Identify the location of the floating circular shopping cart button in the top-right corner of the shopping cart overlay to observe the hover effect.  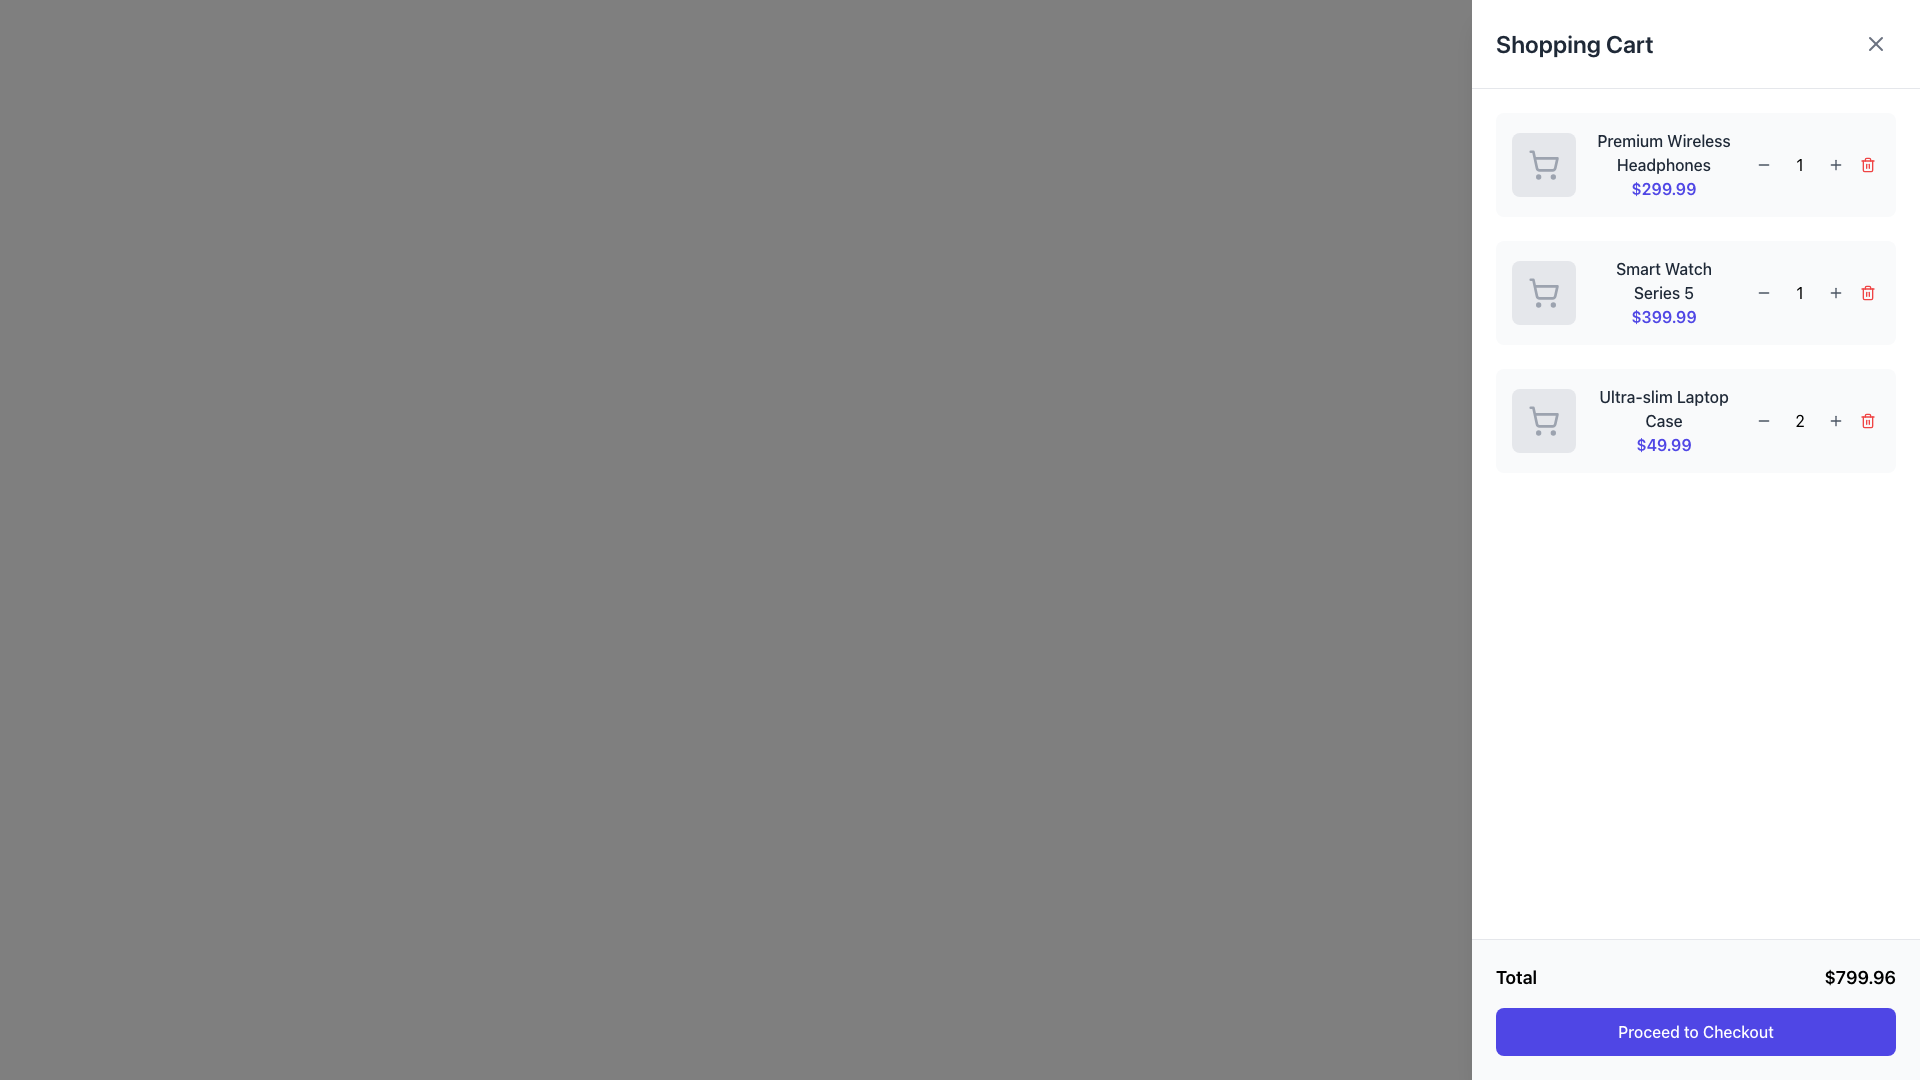
(1882, 35).